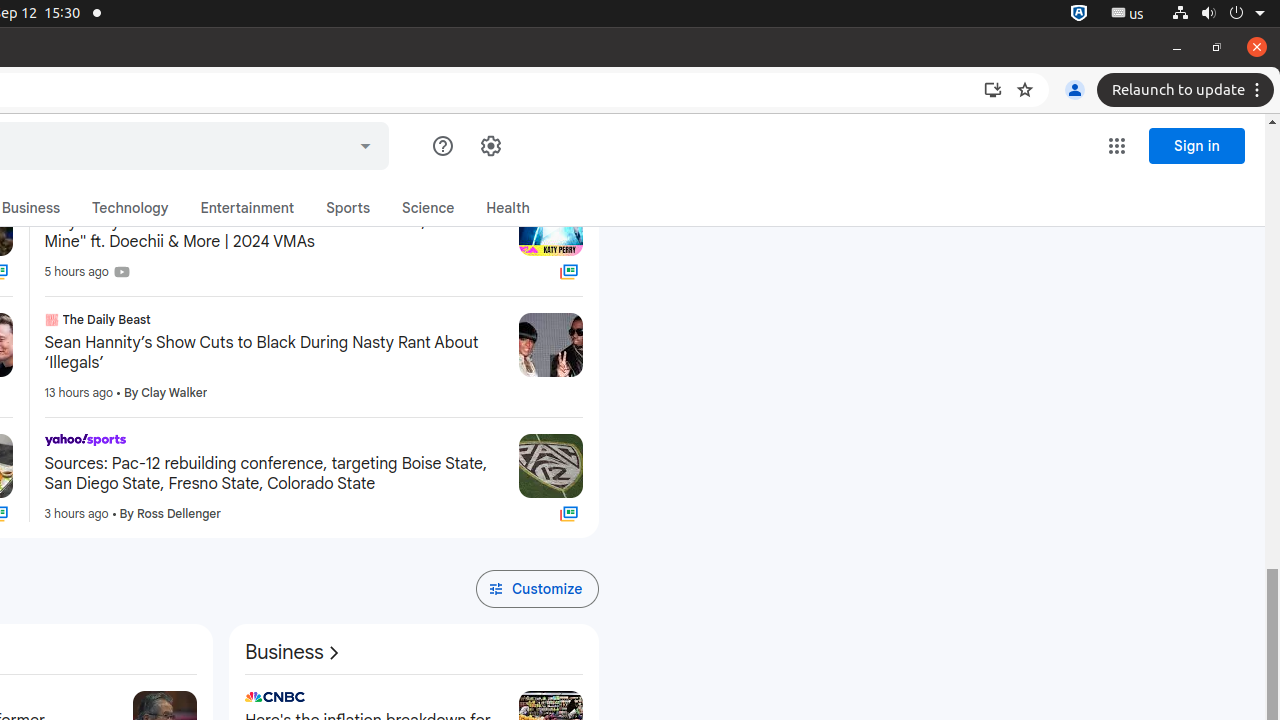 Image resolution: width=1280 pixels, height=720 pixels. Describe the element at coordinates (272, 352) in the screenshot. I see `'Sean Hannity’s Show Cuts to Black During Nasty Rant About ‘Illegals’'` at that location.